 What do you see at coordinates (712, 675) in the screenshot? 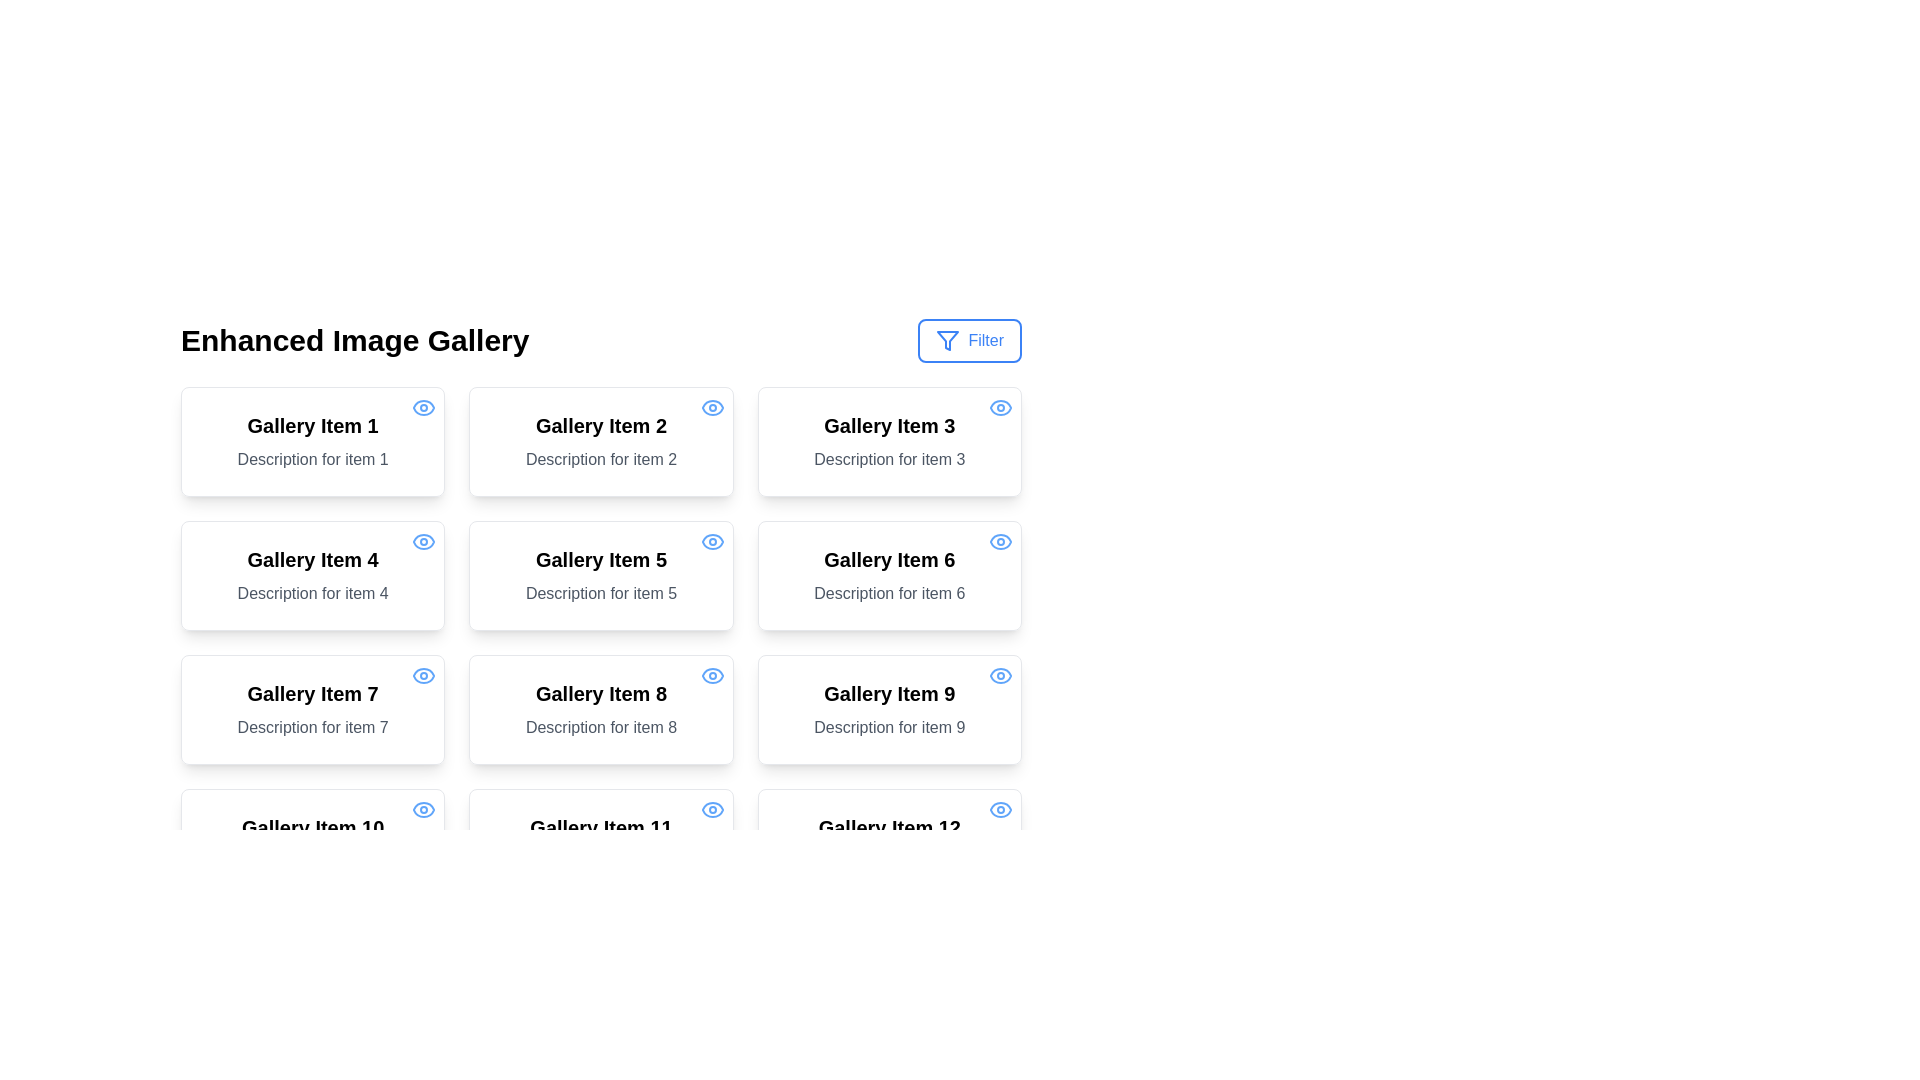
I see `the outer boundary shape of the eye icon located in the top-right corner of the 'Gallery Item 8' card` at bounding box center [712, 675].